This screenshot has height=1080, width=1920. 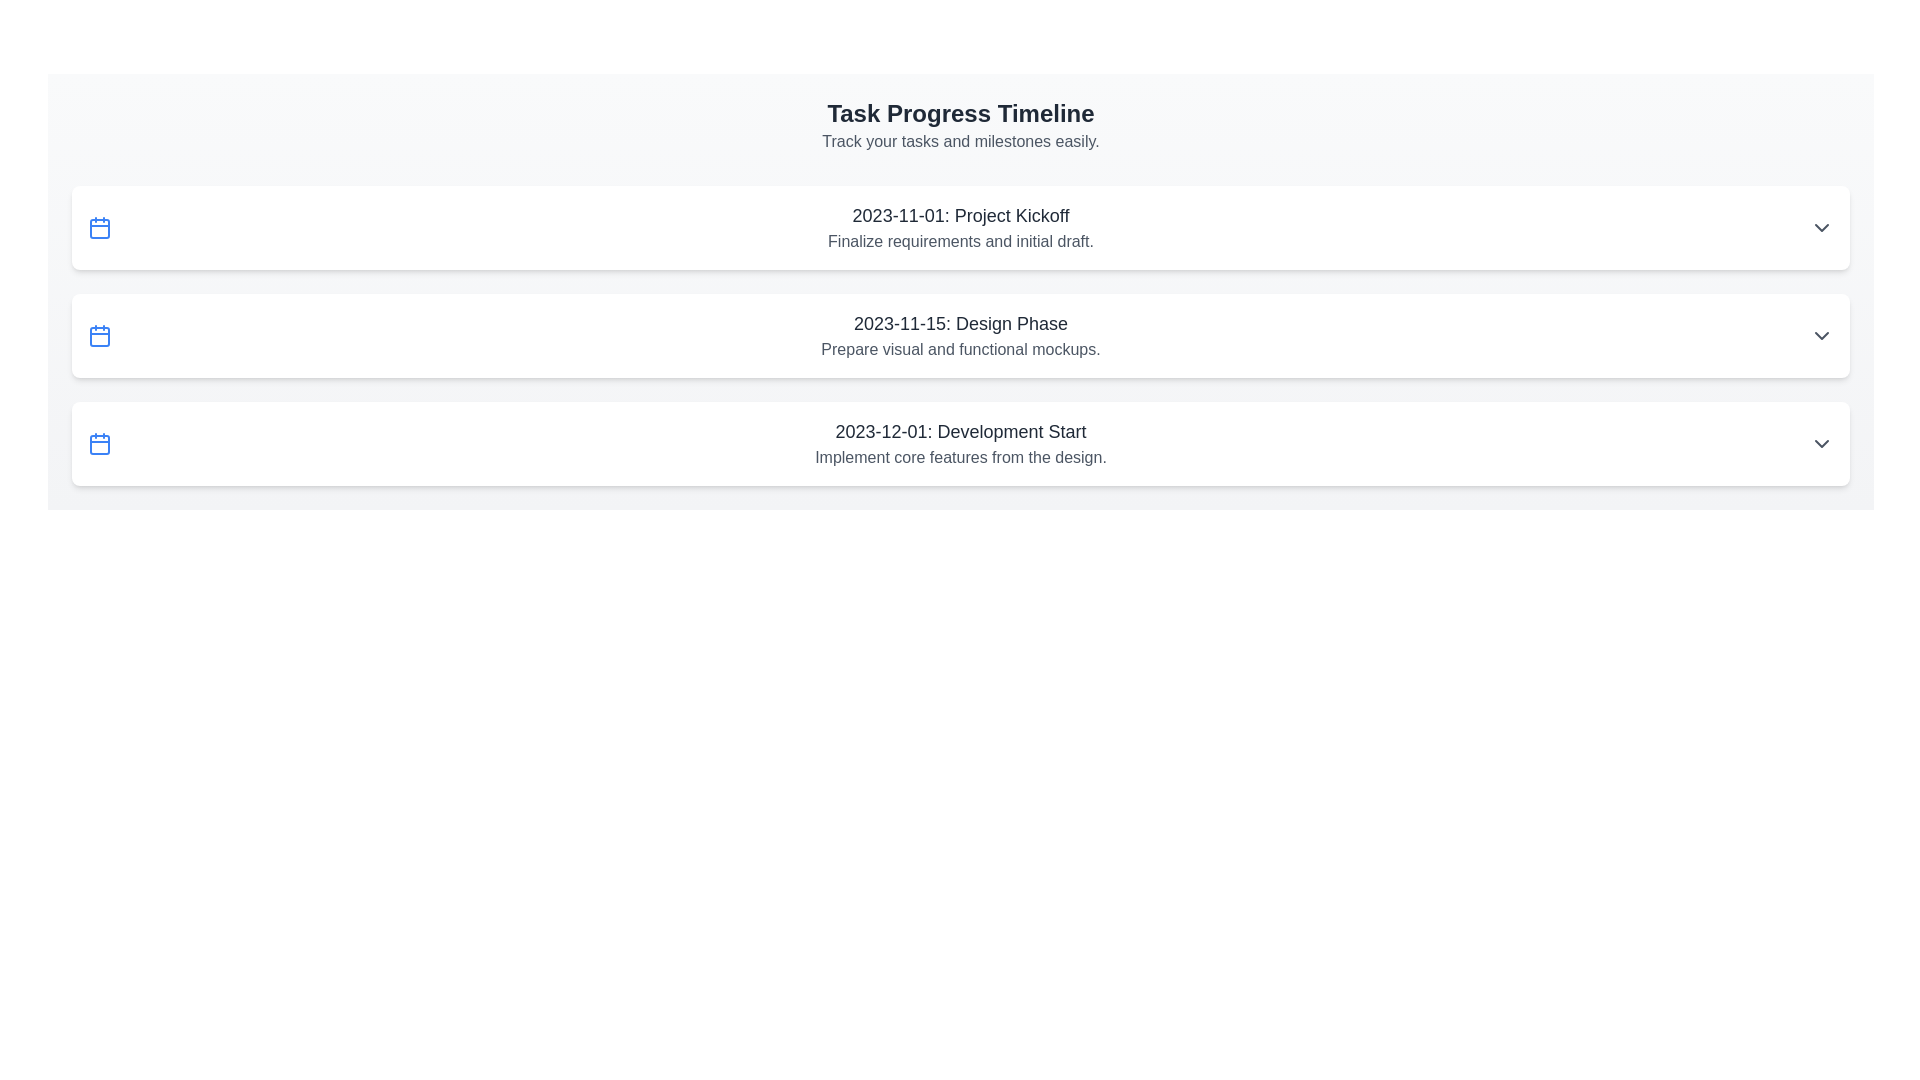 What do you see at coordinates (99, 334) in the screenshot?
I see `the calendar icon representing the date element for the timeline entry scheduled on '2023-11-15: Design PhasePrepare visual and functional mockups'` at bounding box center [99, 334].